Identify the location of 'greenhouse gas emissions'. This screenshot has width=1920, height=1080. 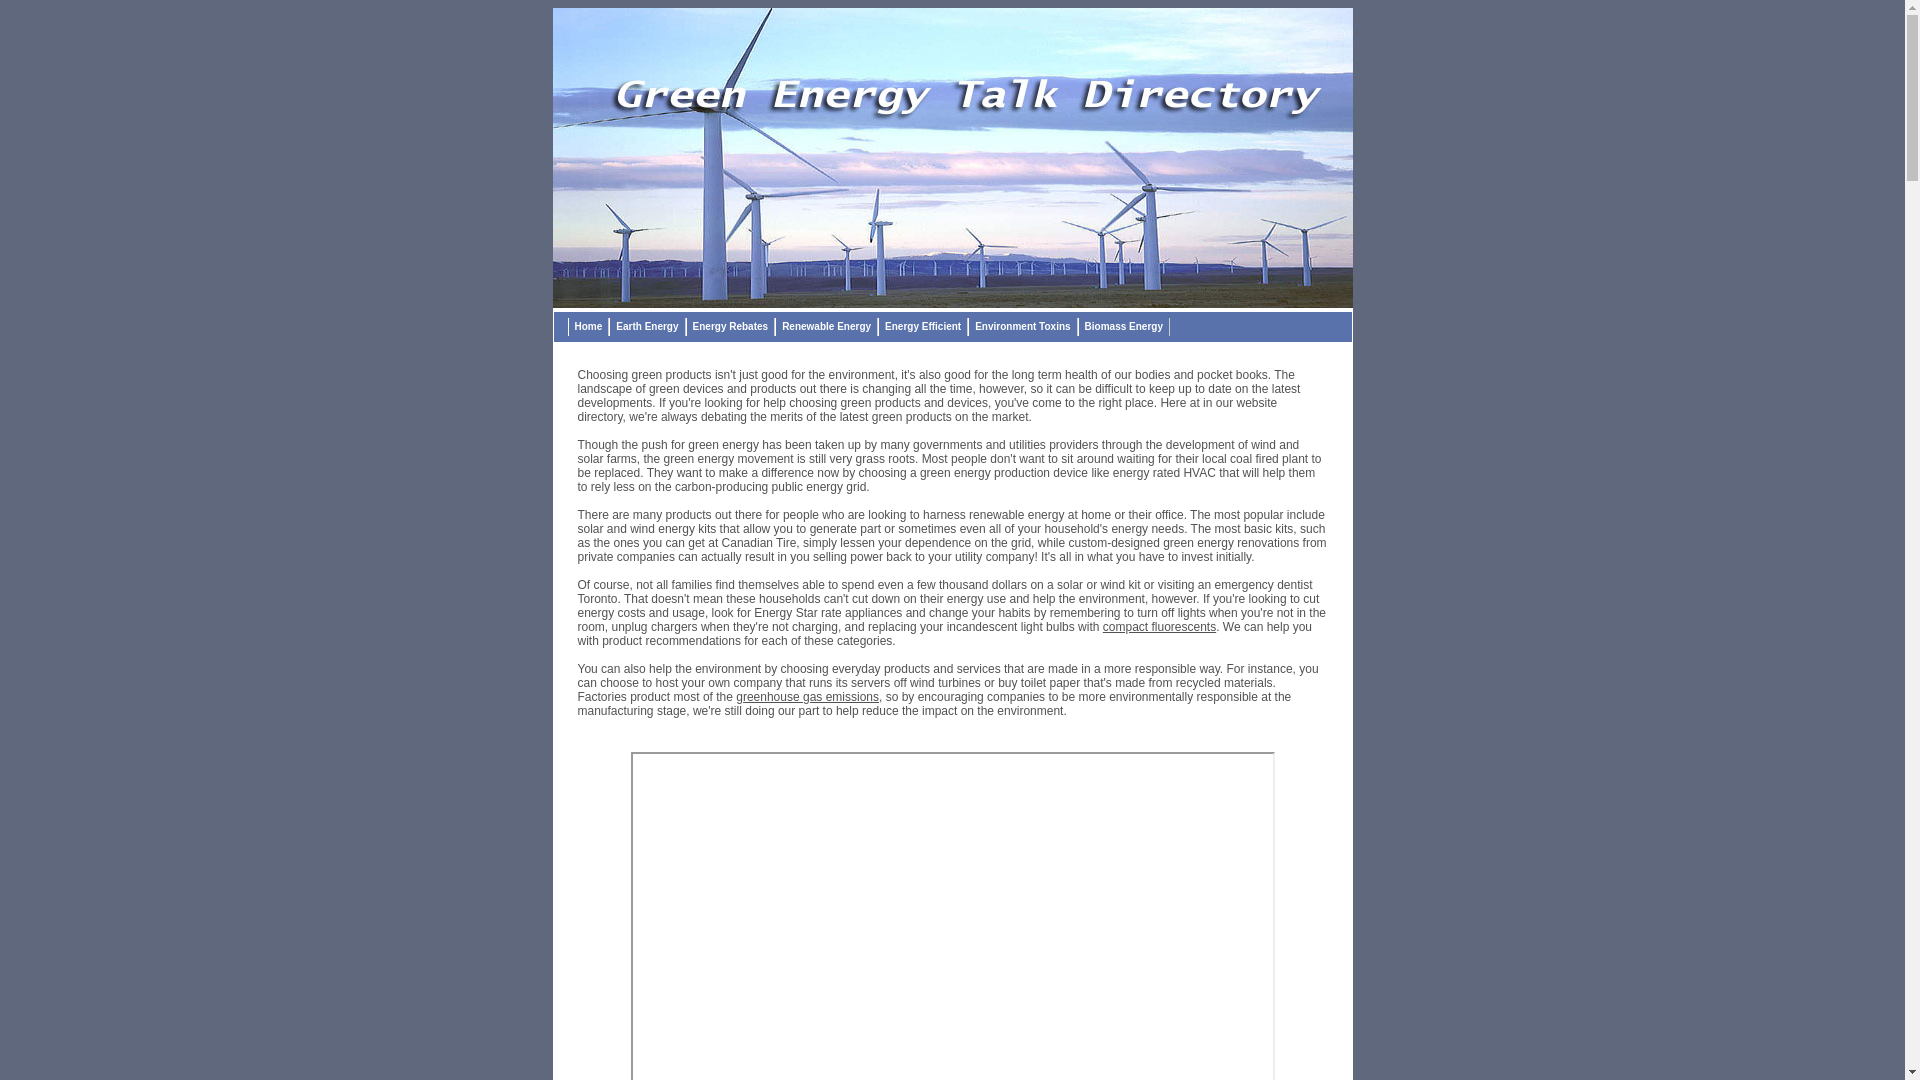
(807, 696).